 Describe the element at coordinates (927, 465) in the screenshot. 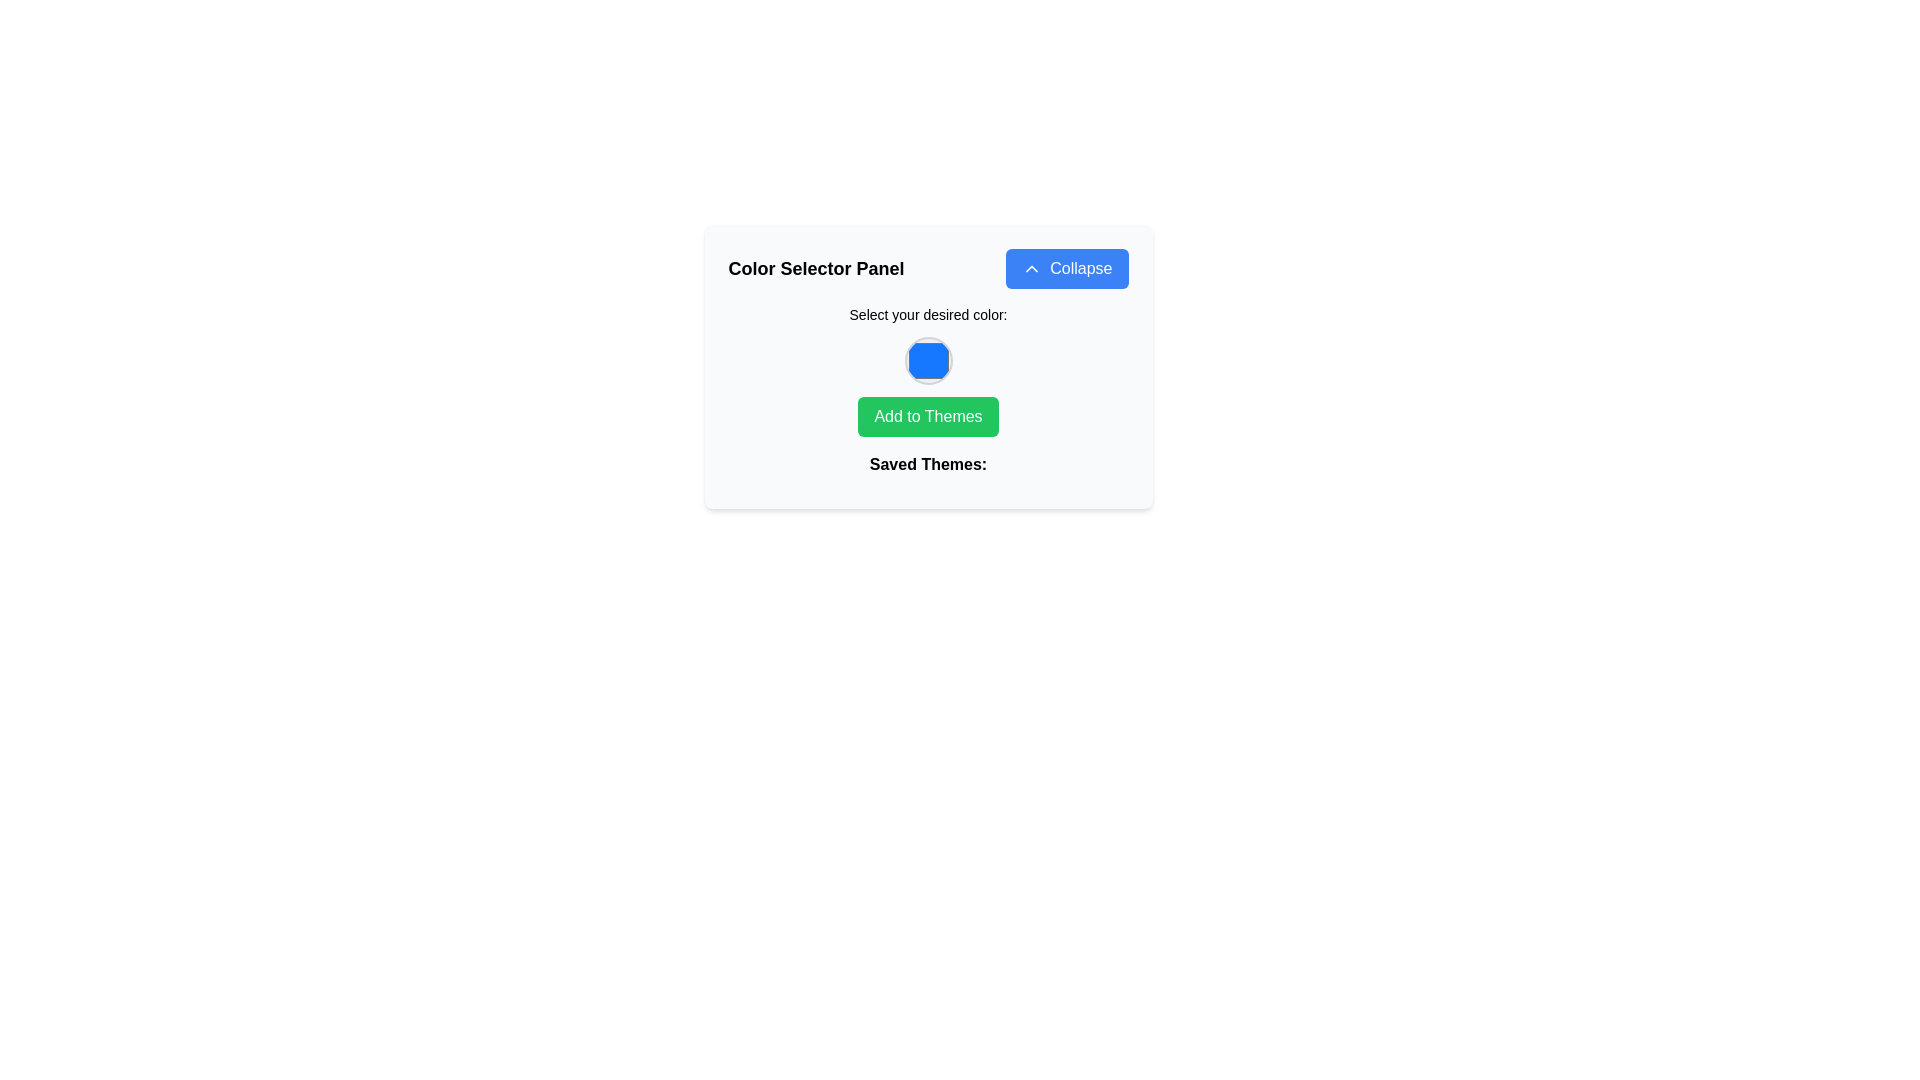

I see `the text label displaying 'Saved Themes:' which is located below the 'Add to Themes' green button in the 'Color Selector Panel'` at that location.